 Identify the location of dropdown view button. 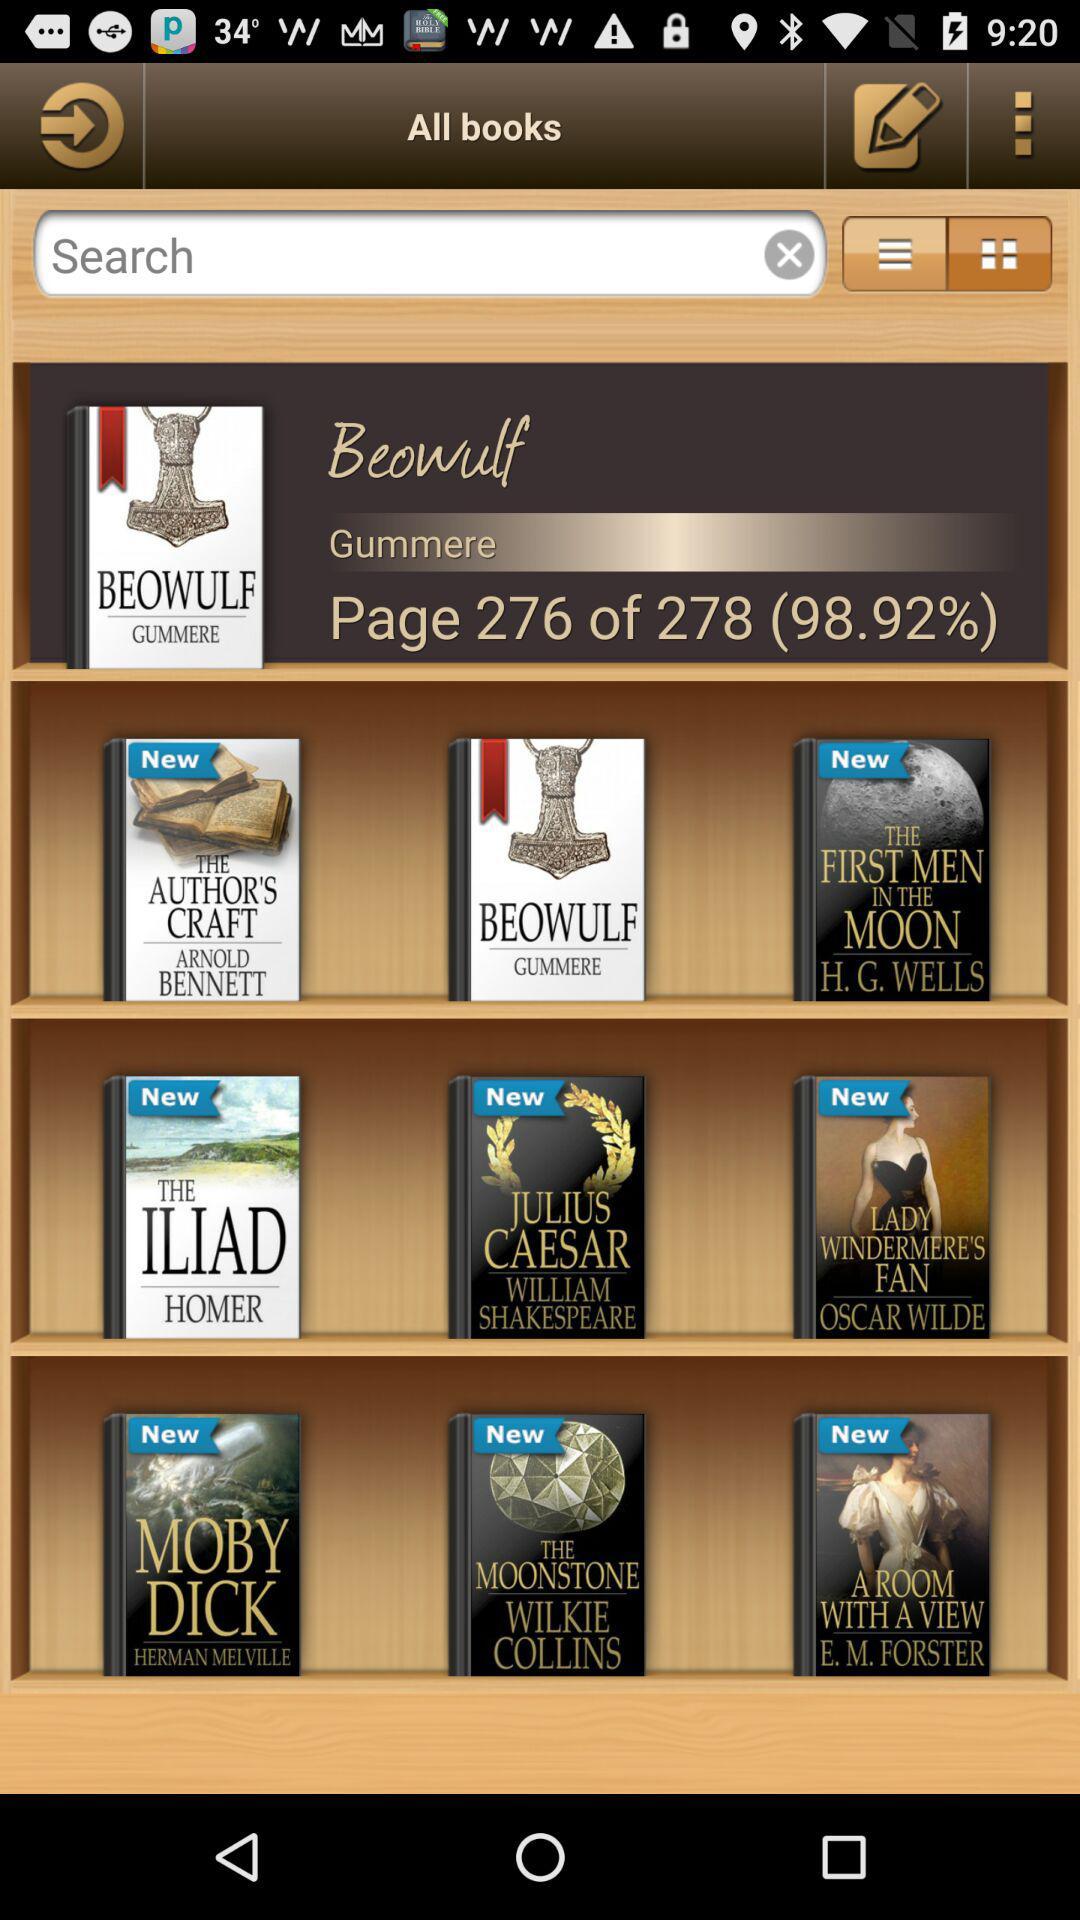
(893, 253).